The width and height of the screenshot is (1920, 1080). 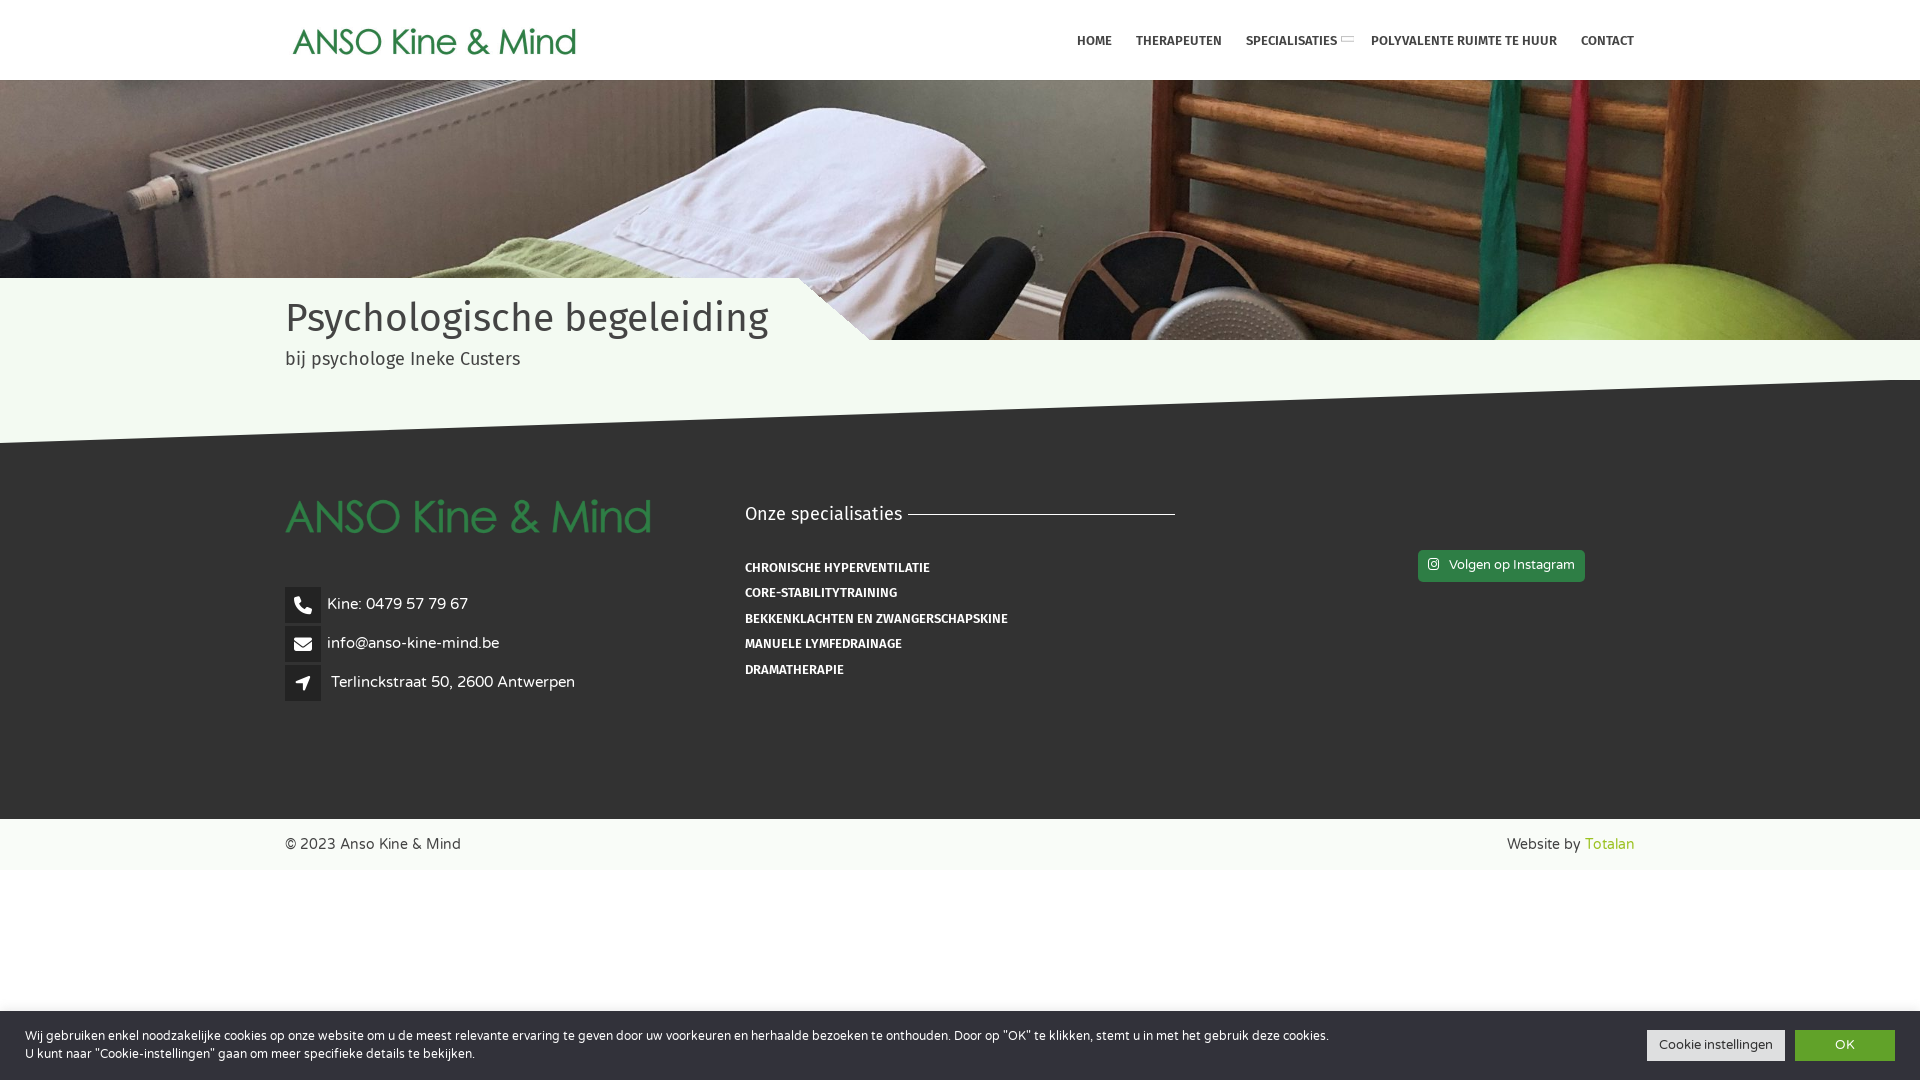 I want to click on 'Cookie instellingen', so click(x=1715, y=1044).